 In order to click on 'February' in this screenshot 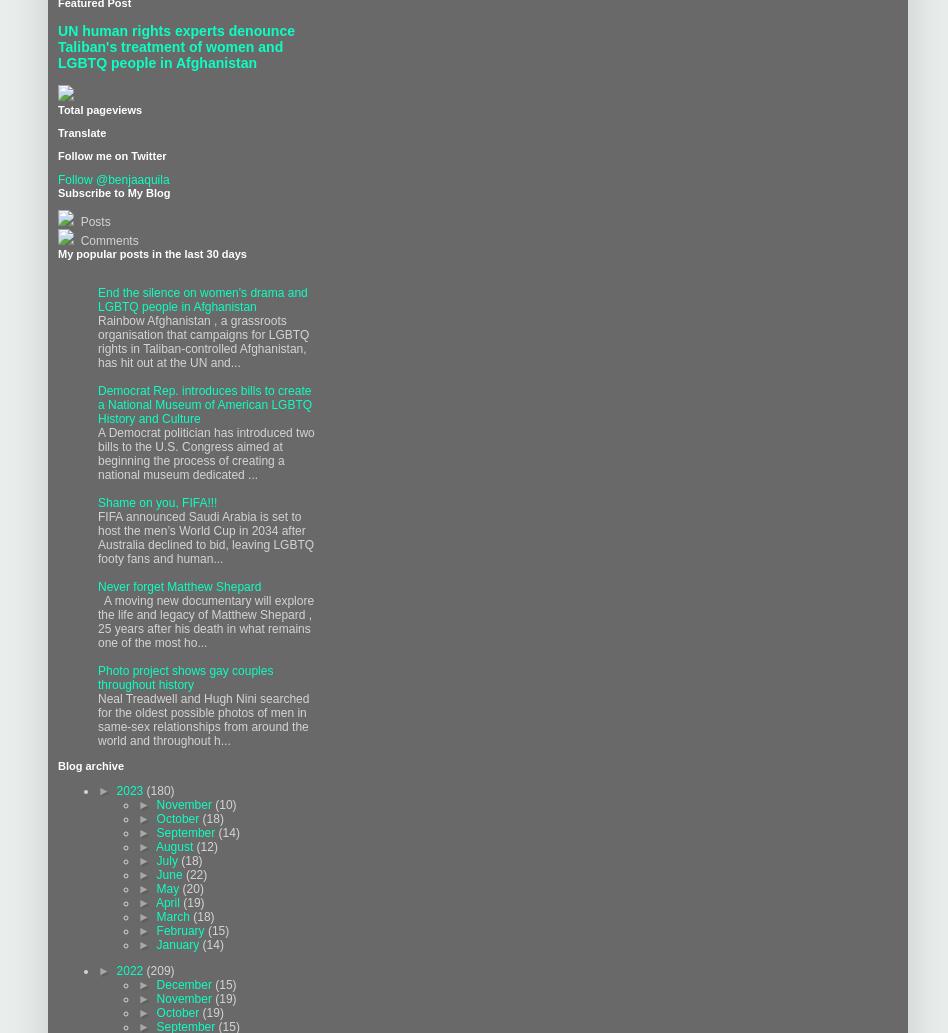, I will do `click(180, 930)`.